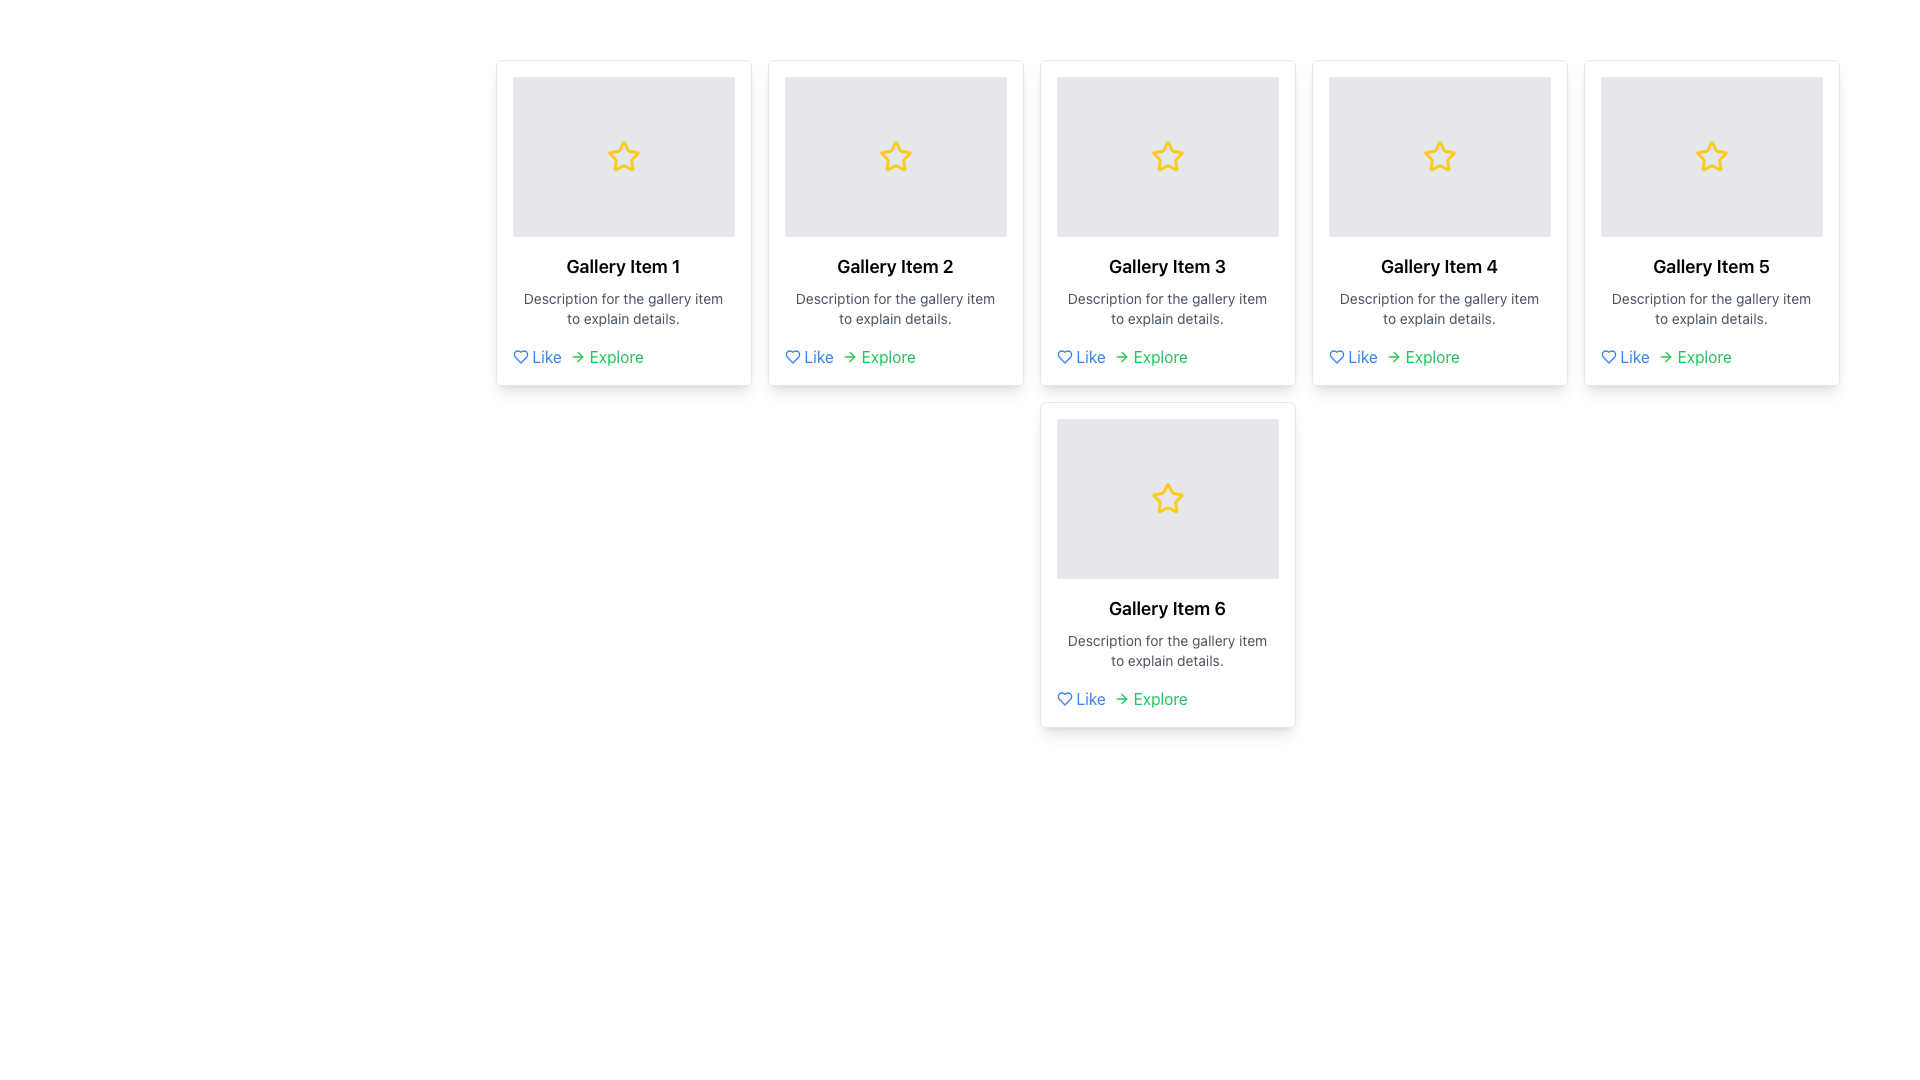 This screenshot has height=1080, width=1920. What do you see at coordinates (576, 356) in the screenshot?
I see `the arrow icon located to the right of the 'Explore' text within the button component at the bottom of 'Gallery Item 1'` at bounding box center [576, 356].